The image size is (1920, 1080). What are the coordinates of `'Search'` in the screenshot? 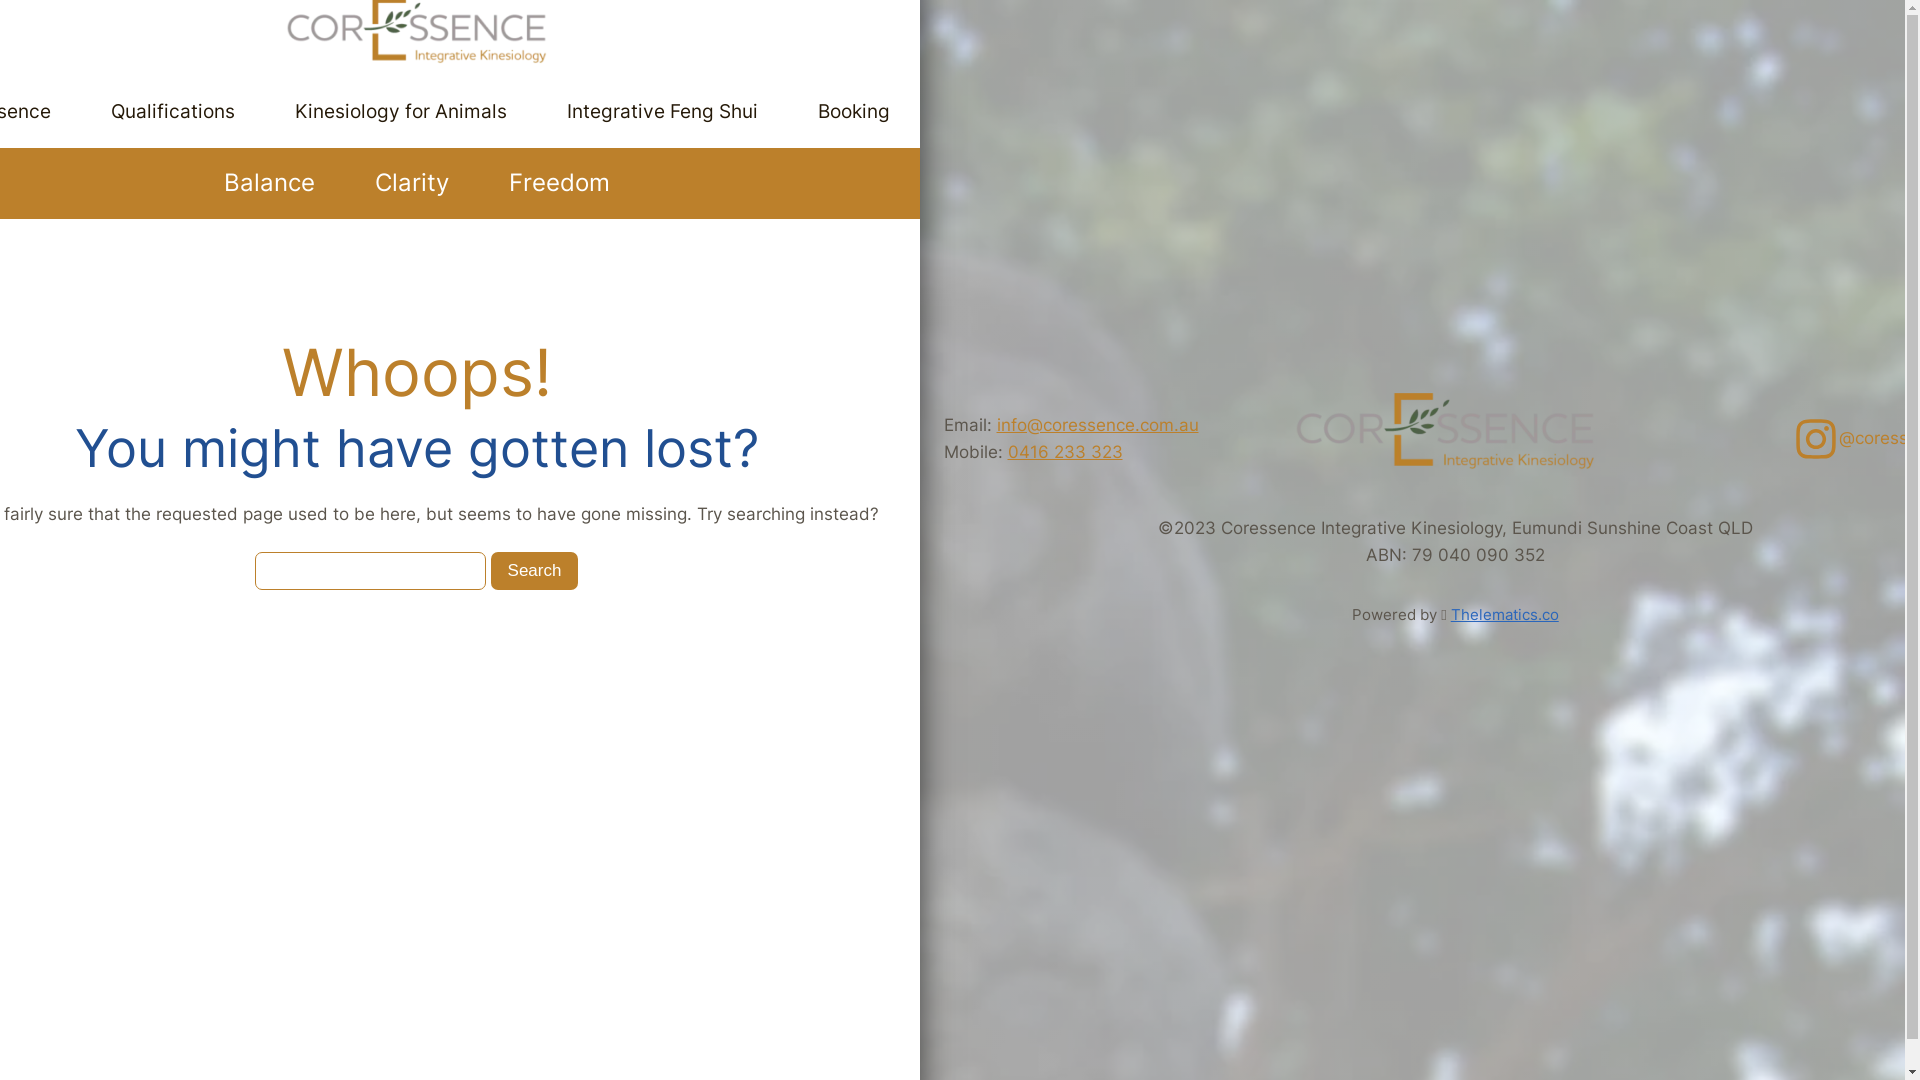 It's located at (534, 571).